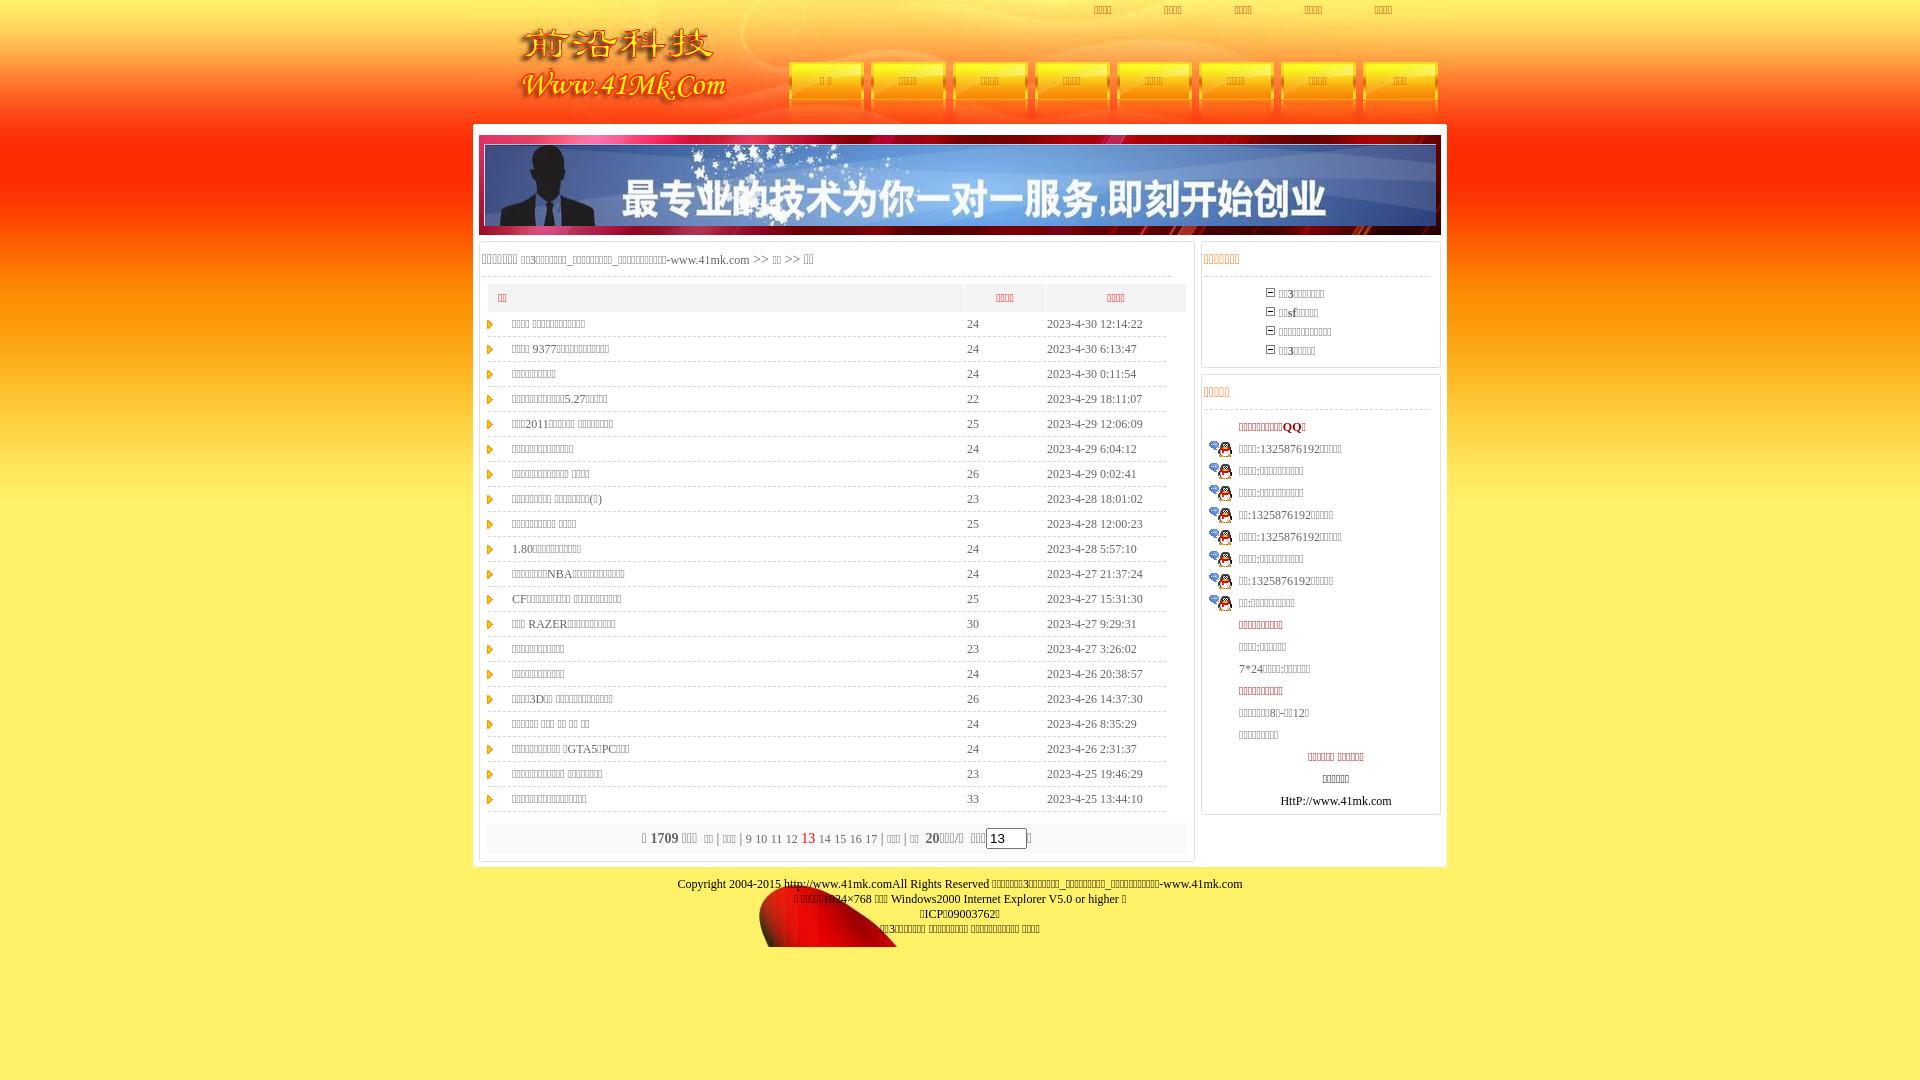 Image resolution: width=1920 pixels, height=1080 pixels. Describe the element at coordinates (973, 797) in the screenshot. I see `'33'` at that location.